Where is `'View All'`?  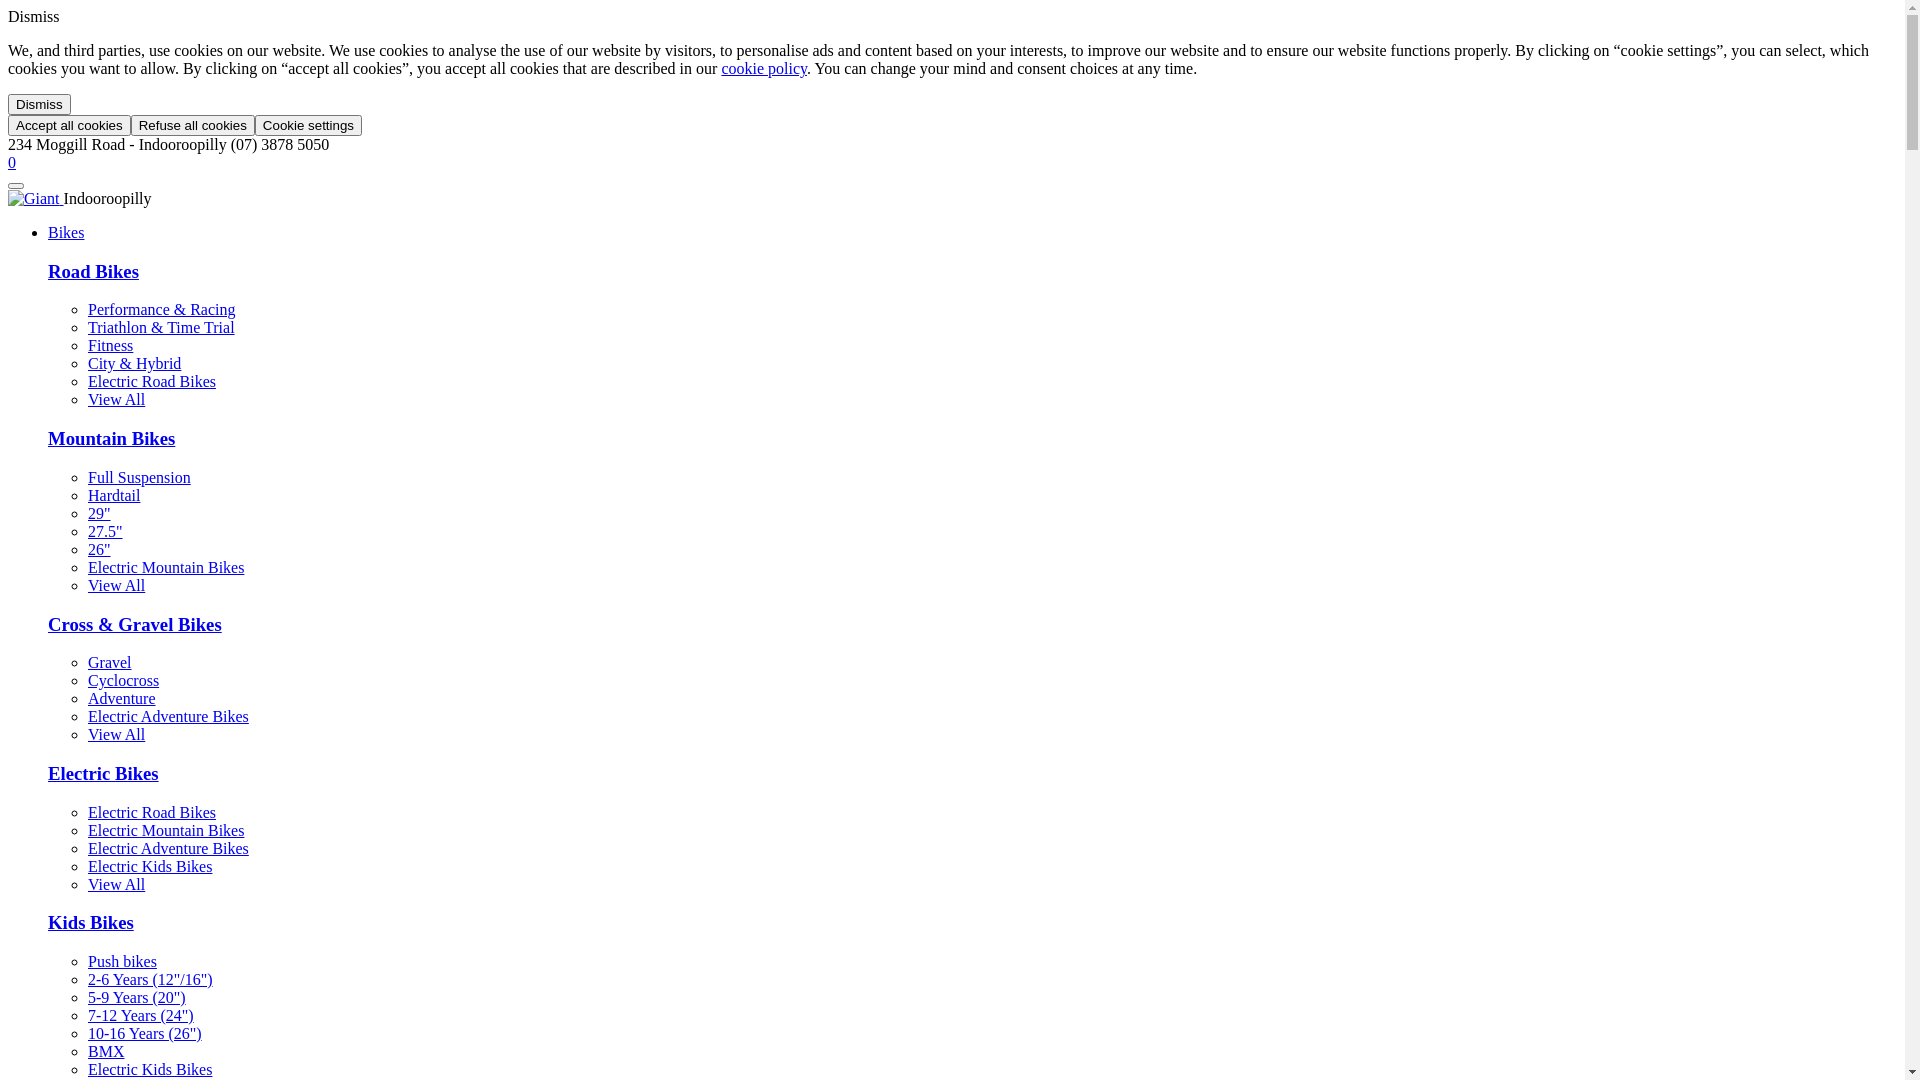
'View All' is located at coordinates (86, 399).